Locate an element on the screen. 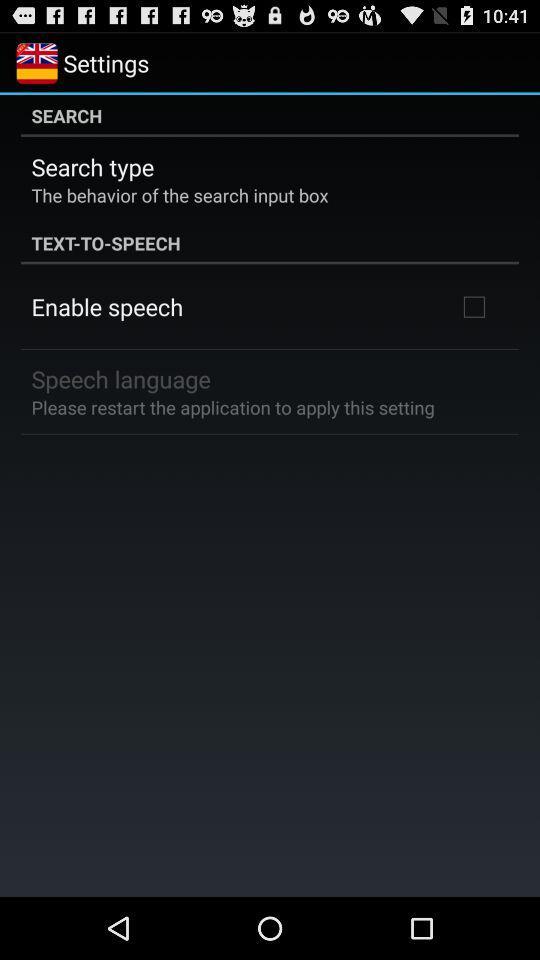 The width and height of the screenshot is (540, 960). item below the search item is located at coordinates (91, 165).